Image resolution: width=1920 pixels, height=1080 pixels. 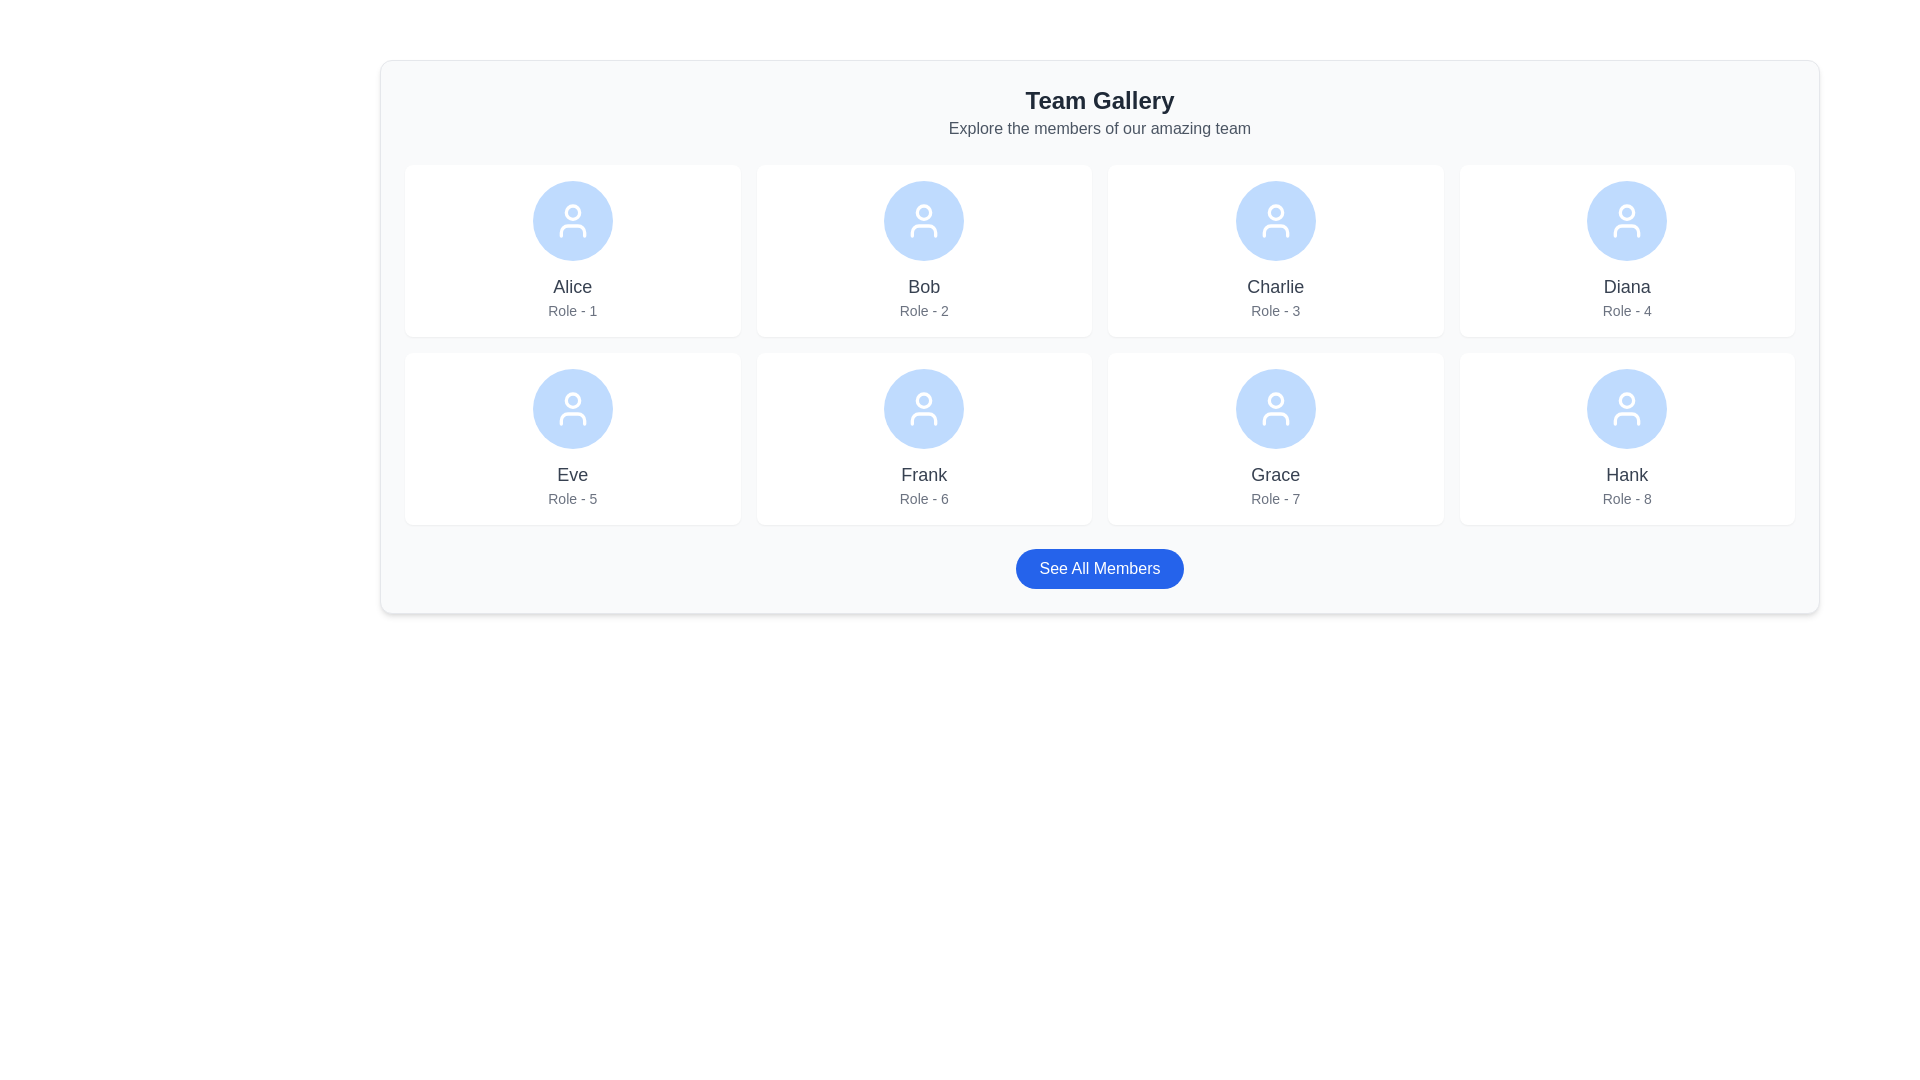 What do you see at coordinates (1274, 400) in the screenshot?
I see `SVG Circle Graphic element located in the 'Grace' card of the 'Team Gallery' section by opening the browser developer tools` at bounding box center [1274, 400].